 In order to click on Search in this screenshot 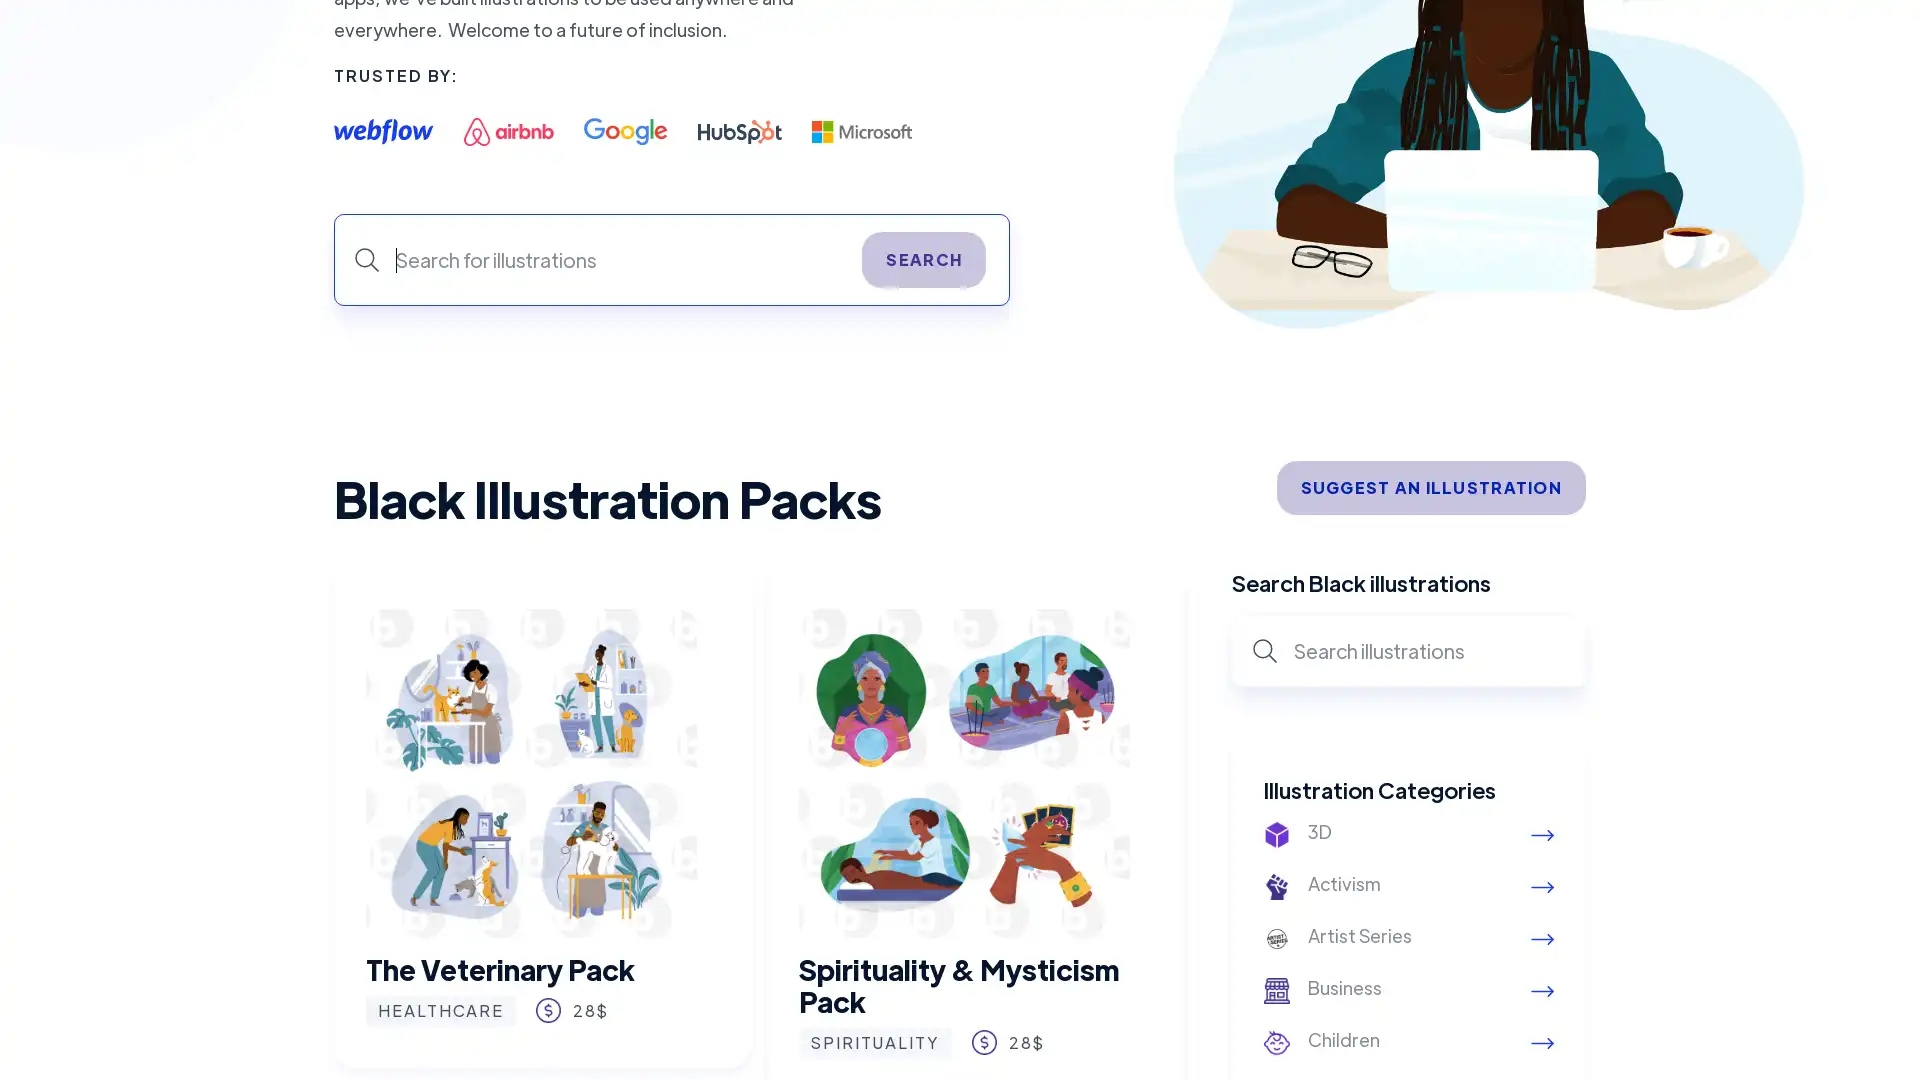, I will do `click(923, 258)`.